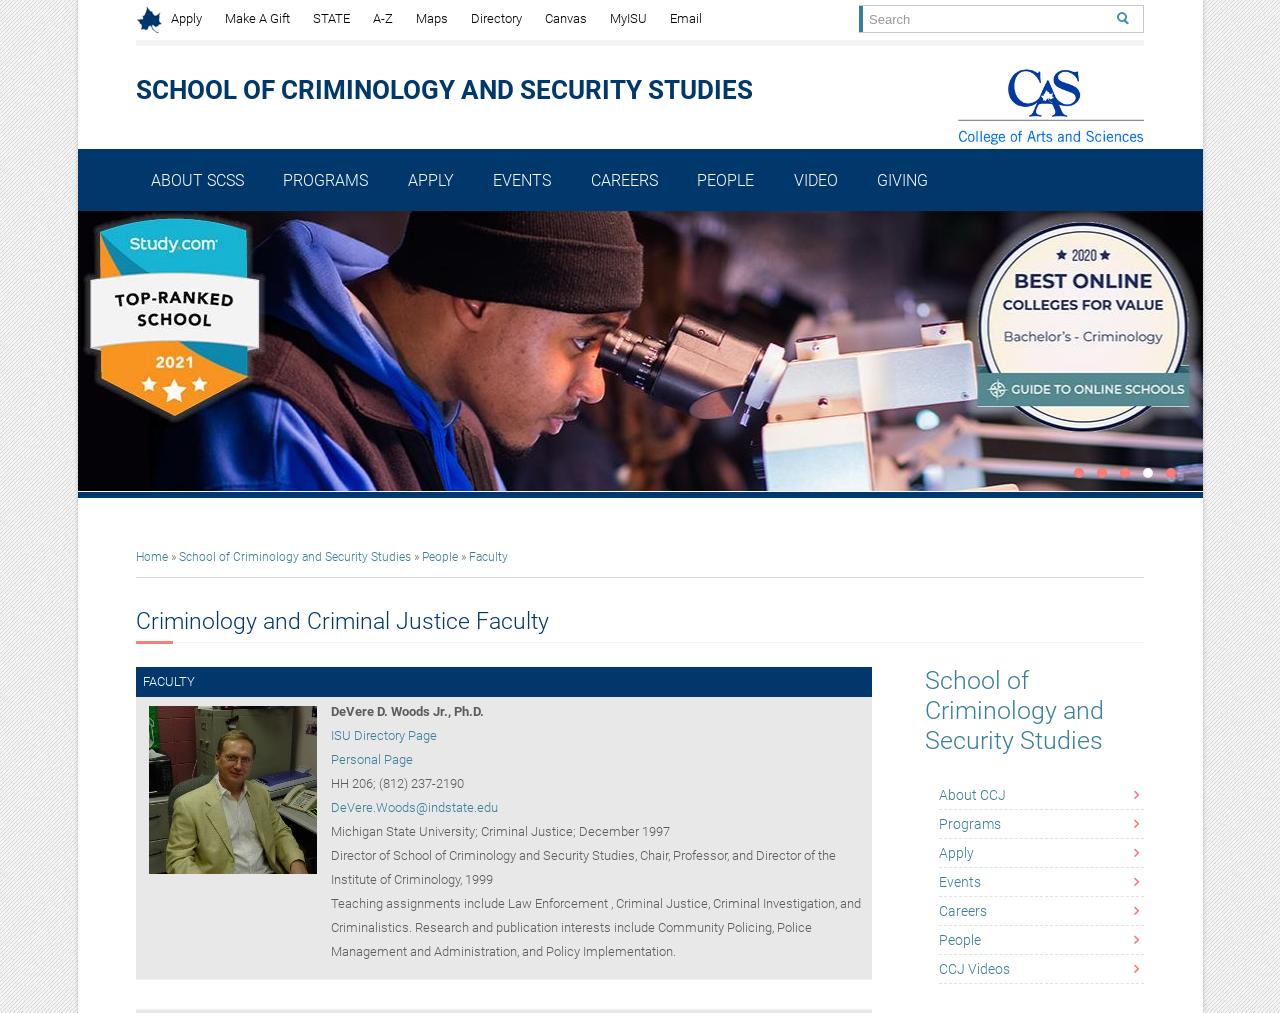 The height and width of the screenshot is (1013, 1280). Describe the element at coordinates (974, 968) in the screenshot. I see `'CCJ Videos'` at that location.